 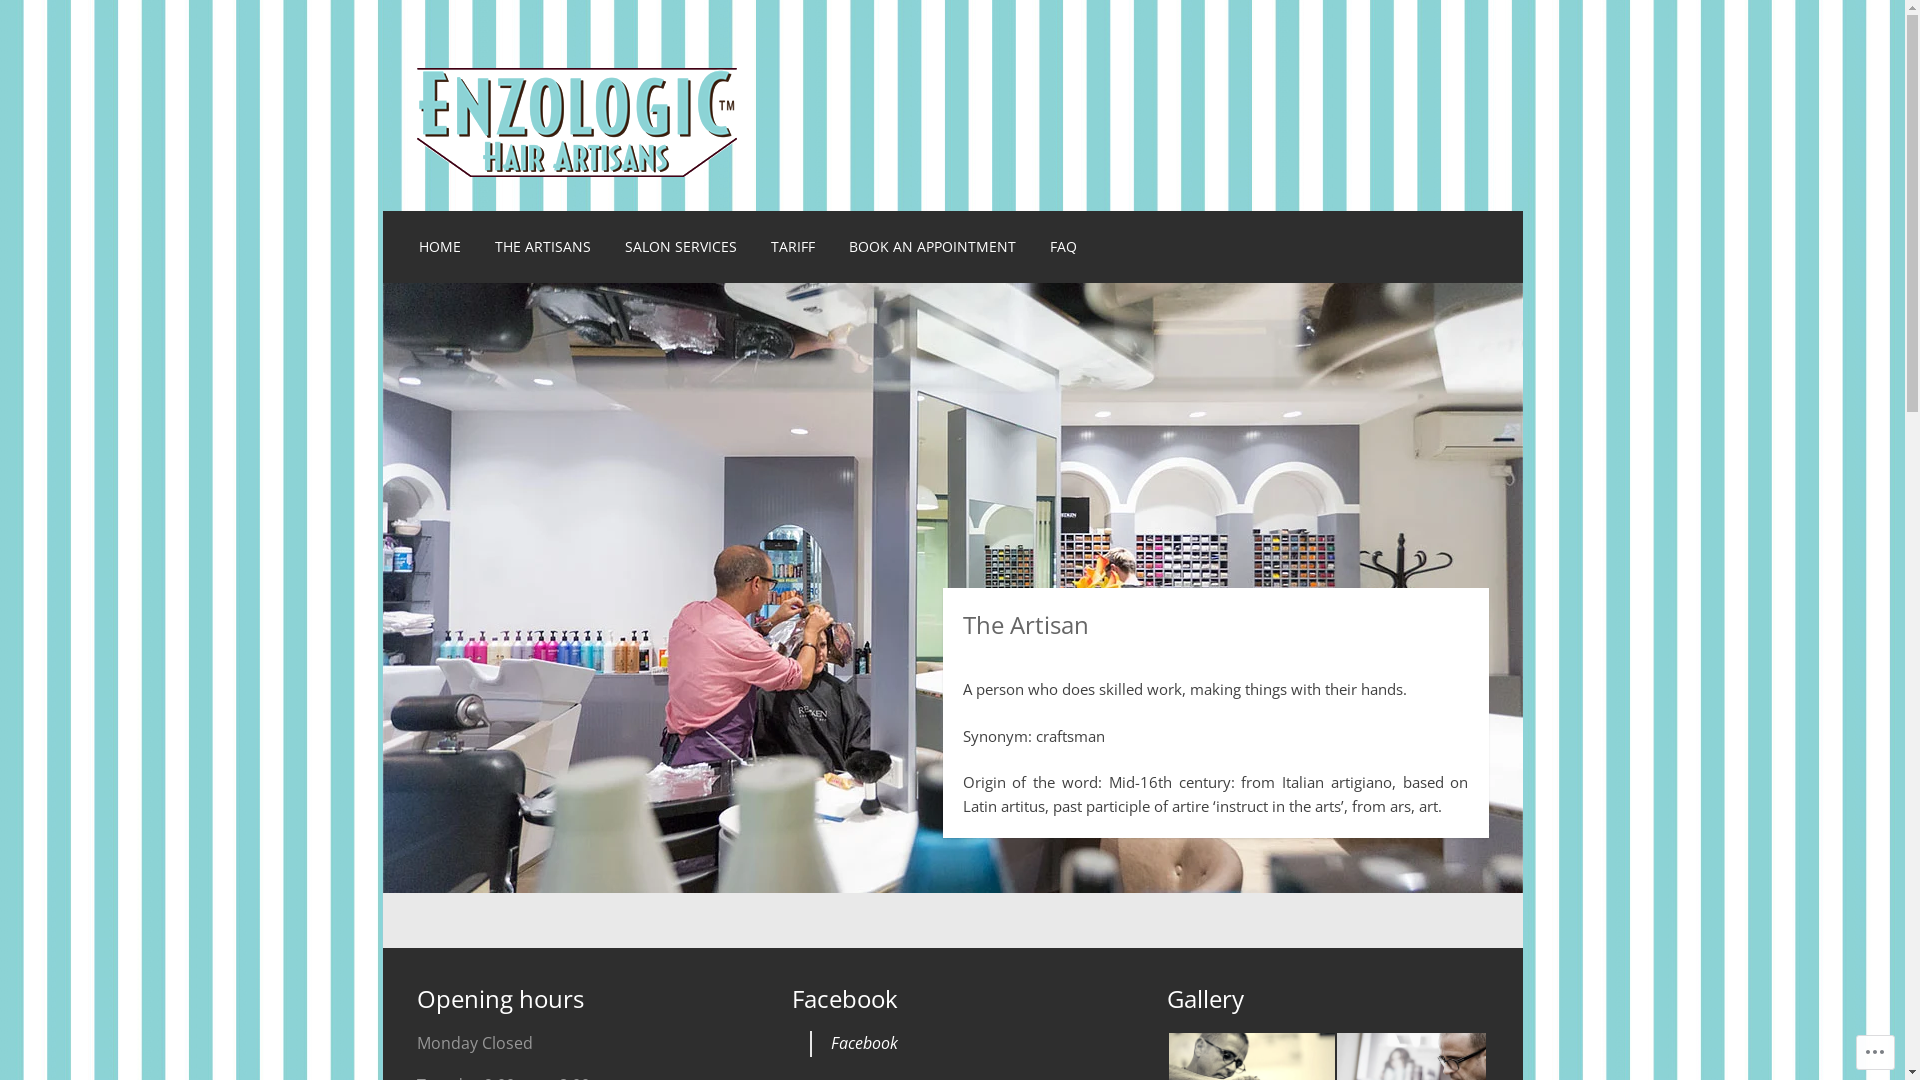 I want to click on 'THE ARTISANS', so click(x=542, y=245).